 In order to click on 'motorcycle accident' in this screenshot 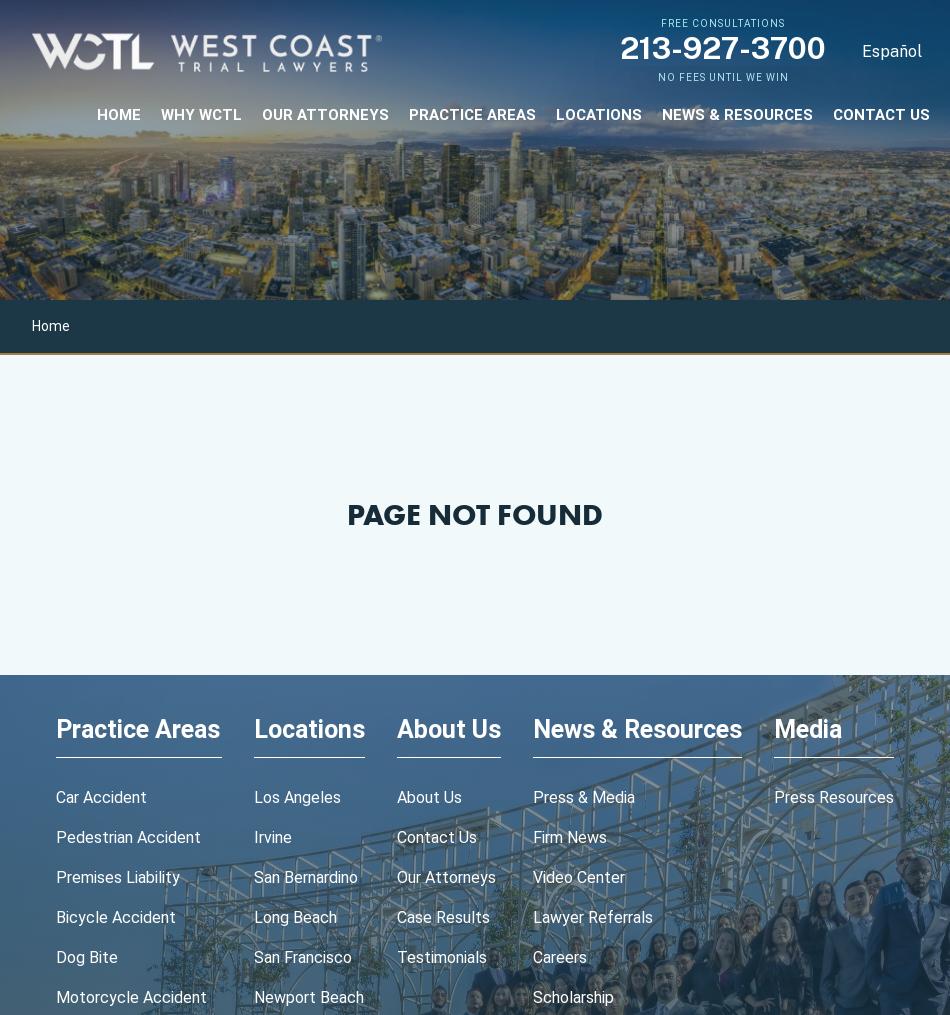, I will do `click(131, 997)`.